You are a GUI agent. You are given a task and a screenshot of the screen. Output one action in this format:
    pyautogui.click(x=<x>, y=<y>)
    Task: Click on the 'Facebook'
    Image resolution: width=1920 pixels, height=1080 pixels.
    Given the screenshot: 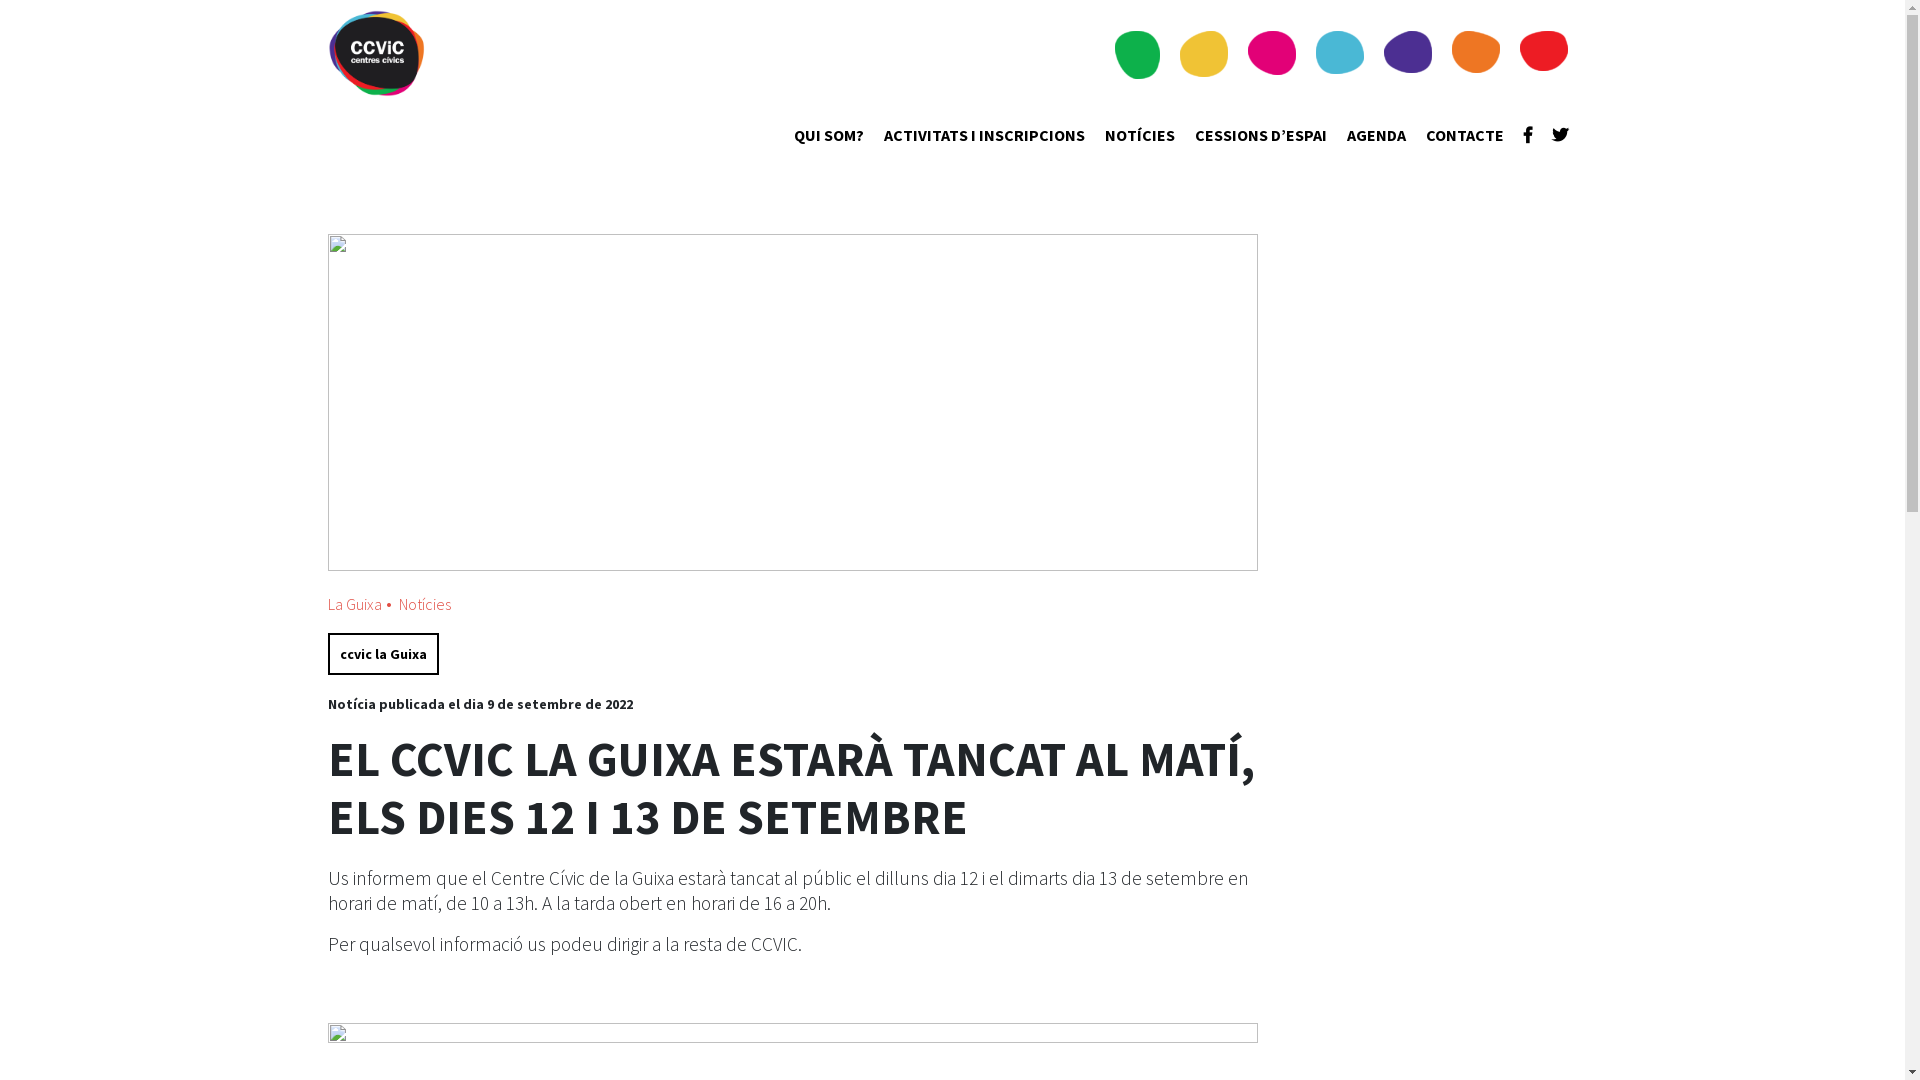 What is the action you would take?
    pyautogui.click(x=1522, y=135)
    